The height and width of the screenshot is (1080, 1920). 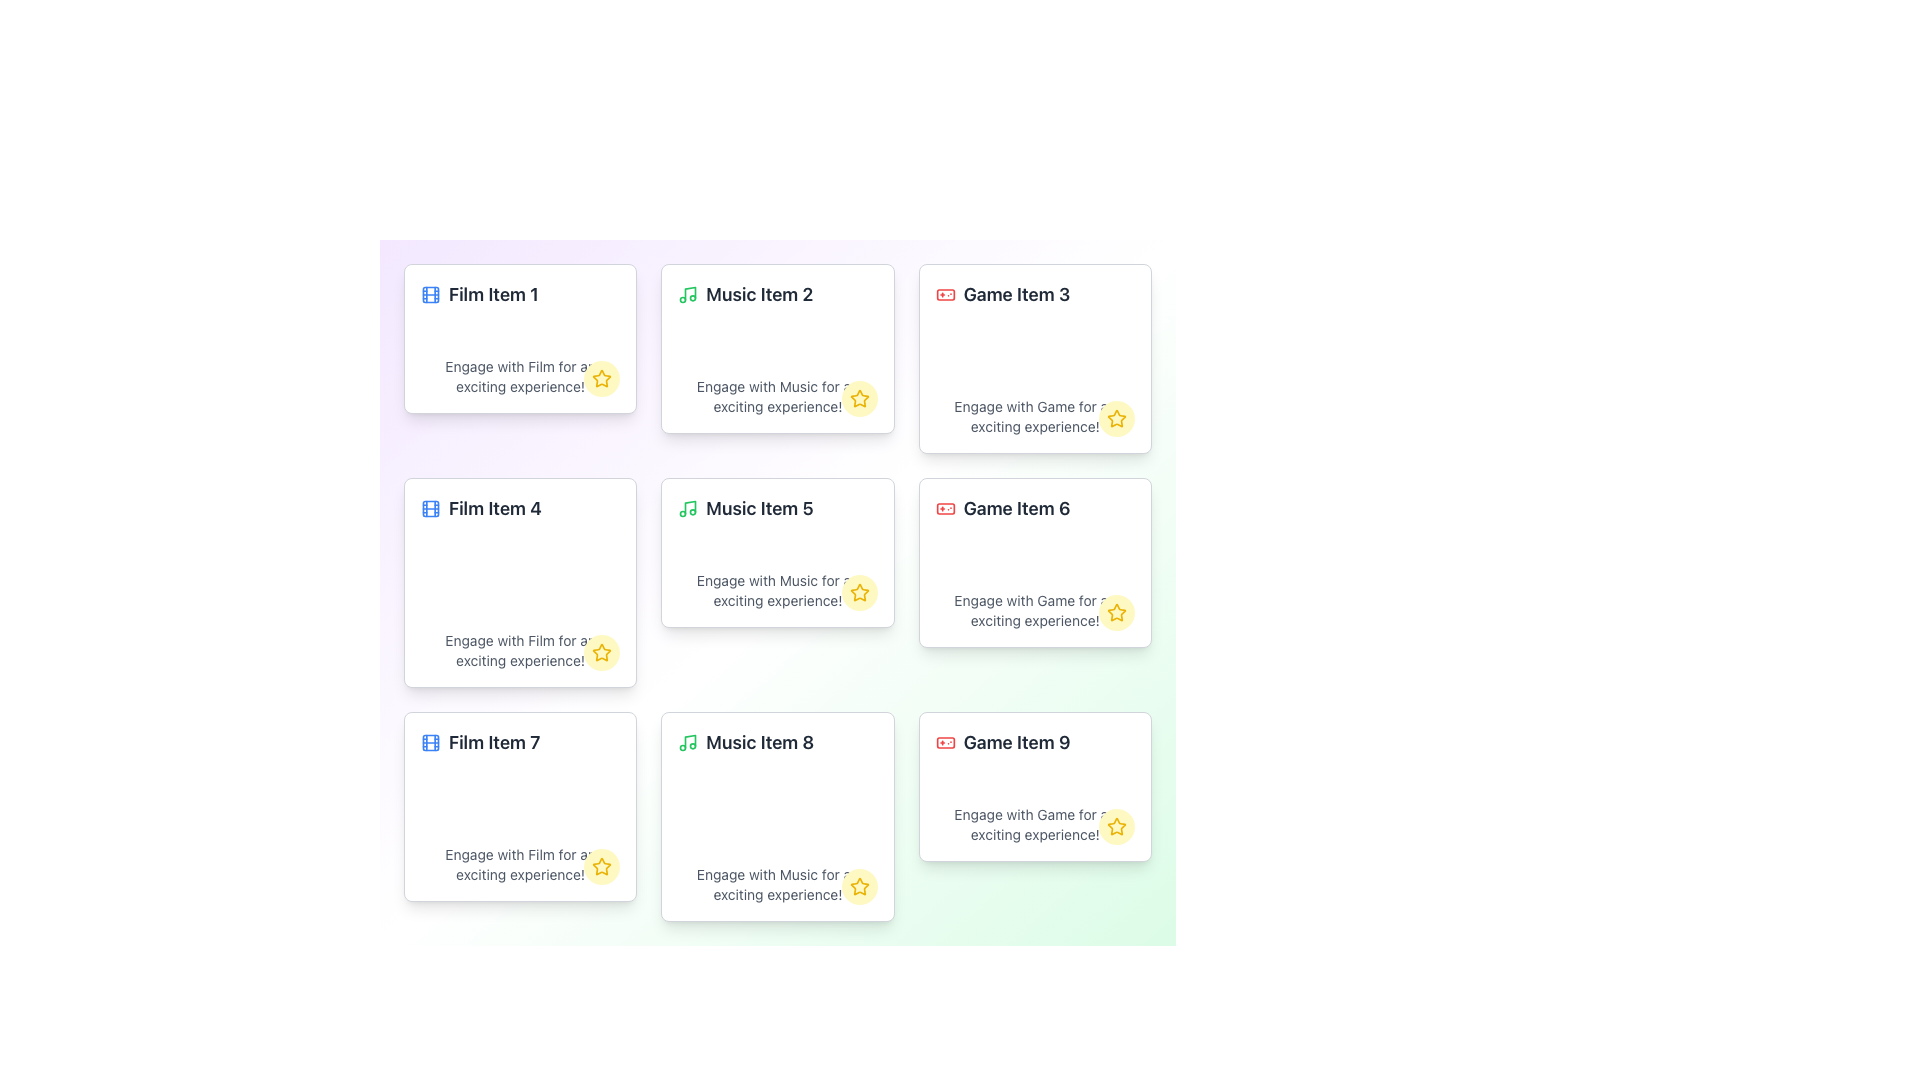 What do you see at coordinates (520, 743) in the screenshot?
I see `the Label with icon that identifies 'Film Item 7' in the catalog, located in the bottom-left cell of its section` at bounding box center [520, 743].